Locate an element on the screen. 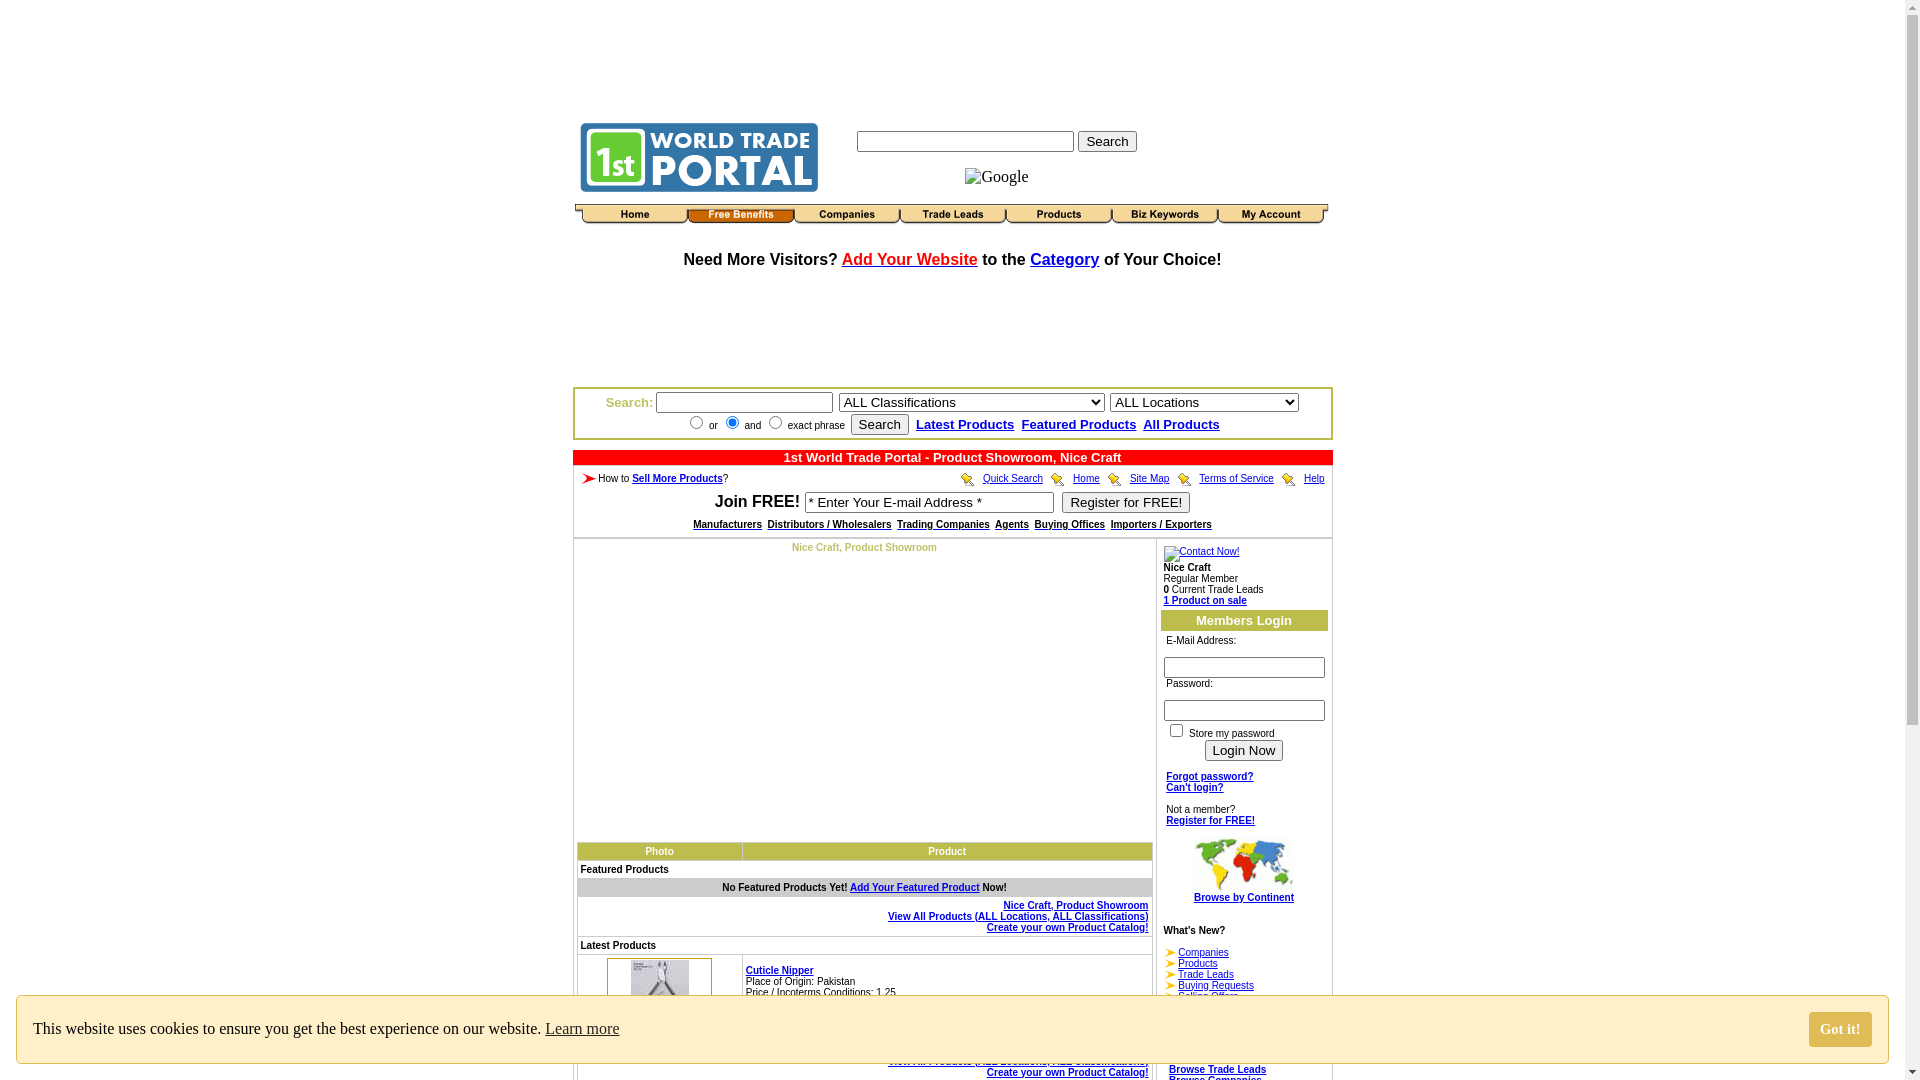 This screenshot has height=1080, width=1920. 'Trade Leads' is located at coordinates (1204, 973).